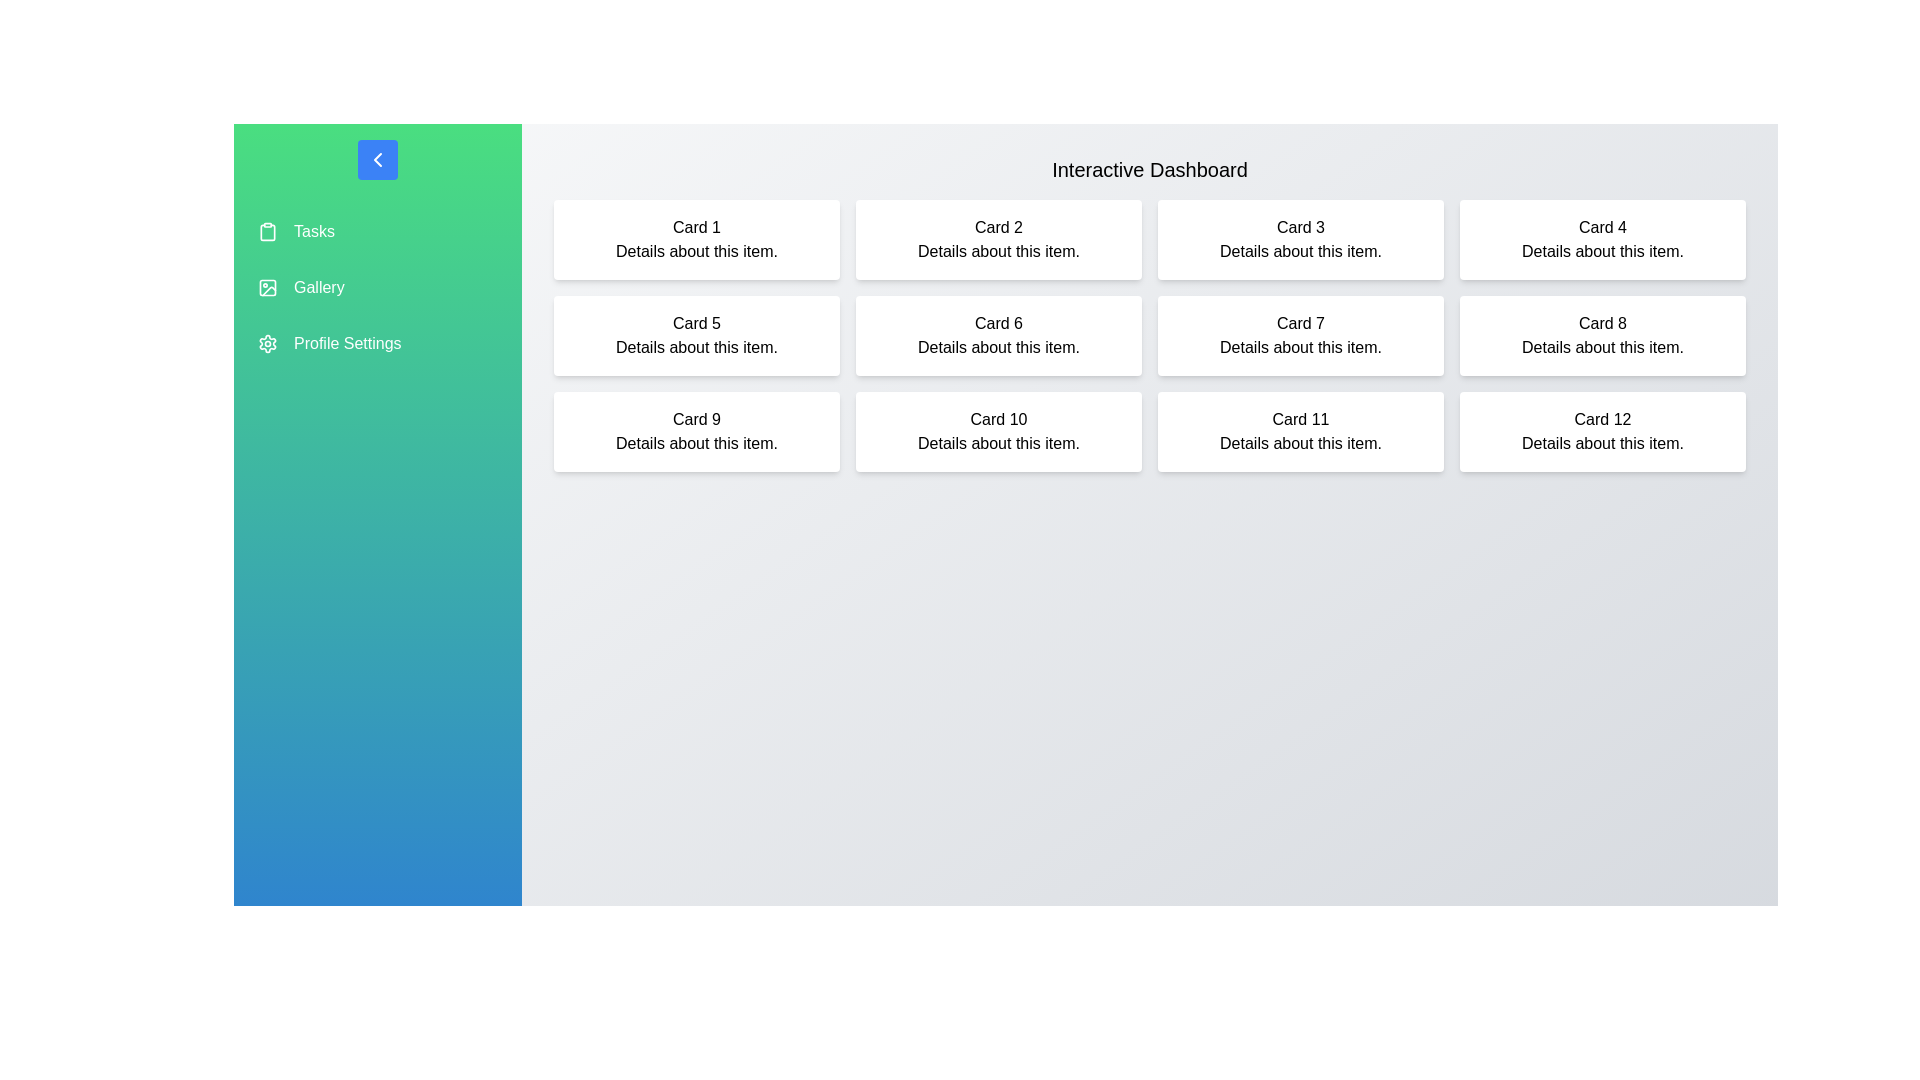 Image resolution: width=1920 pixels, height=1080 pixels. What do you see at coordinates (317, 288) in the screenshot?
I see `the 'Gallery' button in the drawer to navigate to the Gallery section` at bounding box center [317, 288].